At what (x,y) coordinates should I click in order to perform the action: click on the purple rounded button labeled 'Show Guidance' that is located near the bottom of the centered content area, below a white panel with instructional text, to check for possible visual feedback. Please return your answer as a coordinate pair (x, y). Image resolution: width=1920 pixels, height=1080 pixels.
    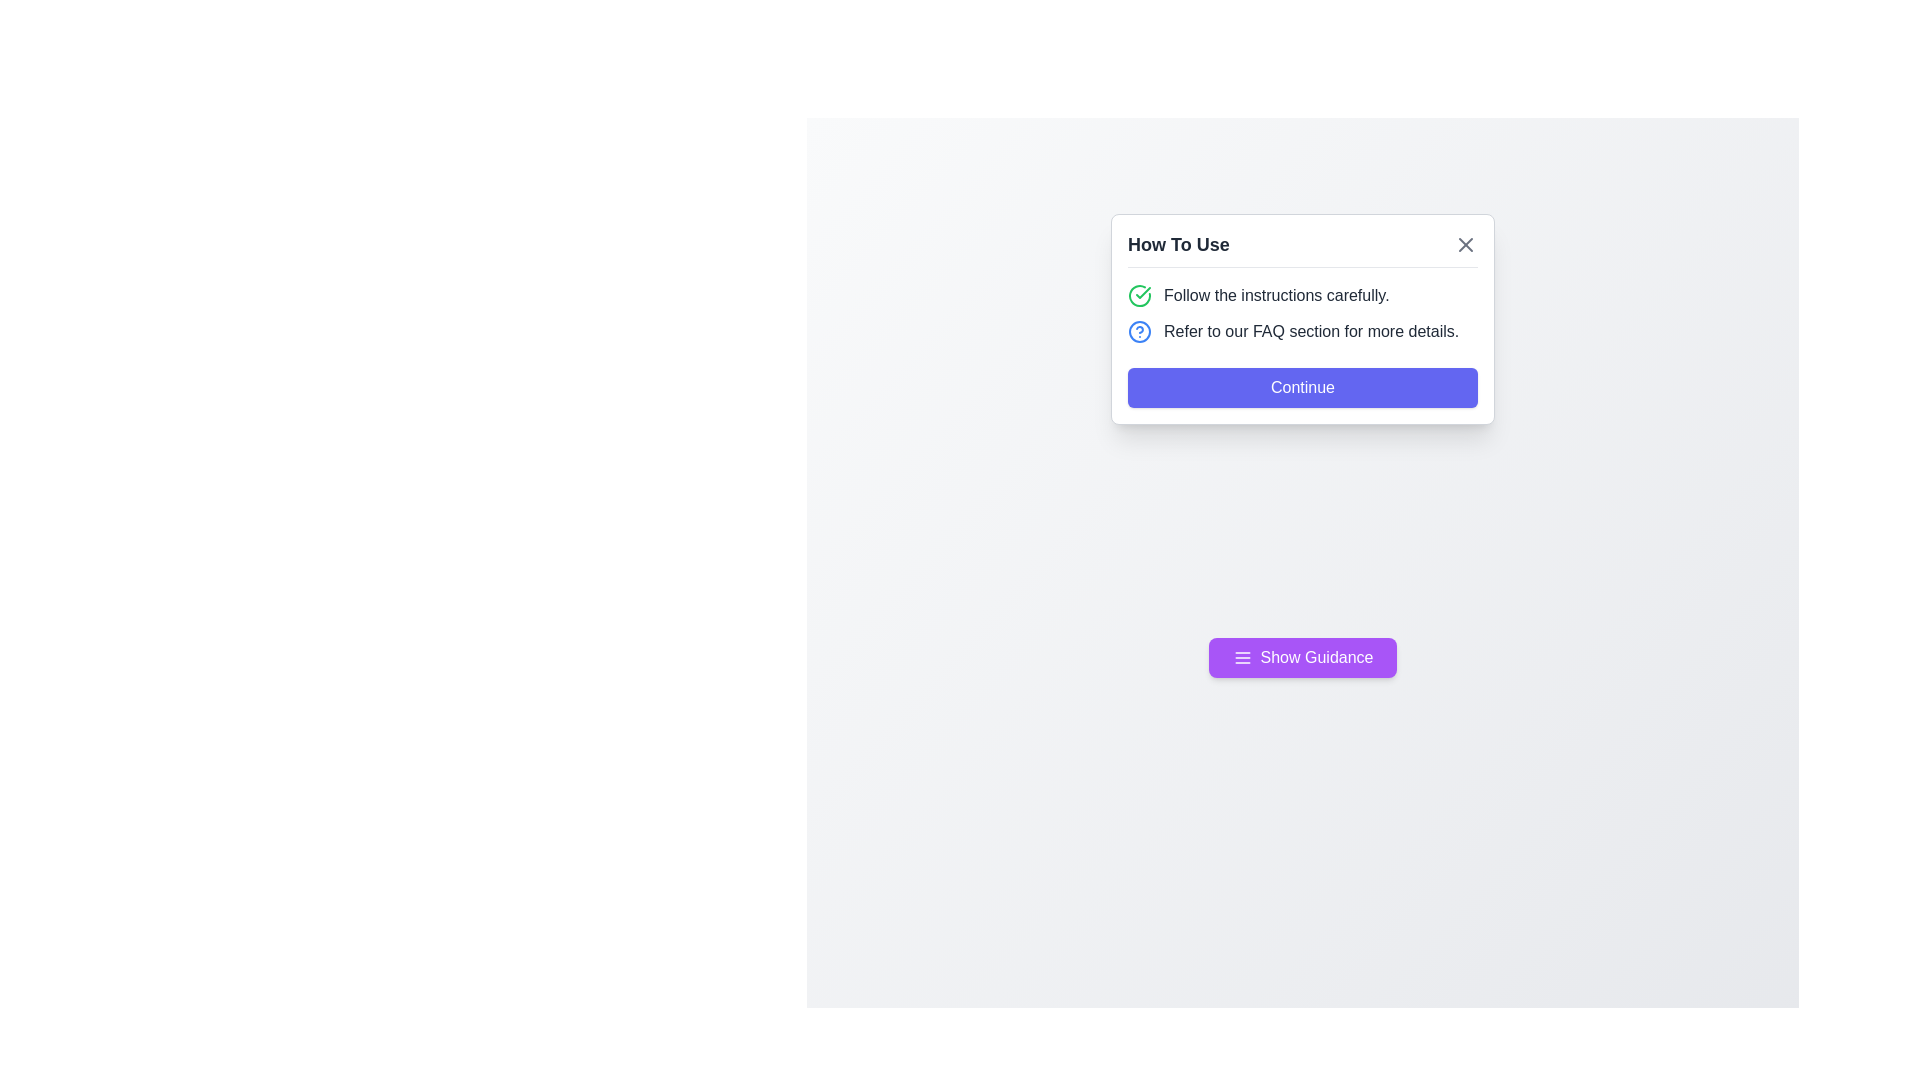
    Looking at the image, I should click on (1302, 658).